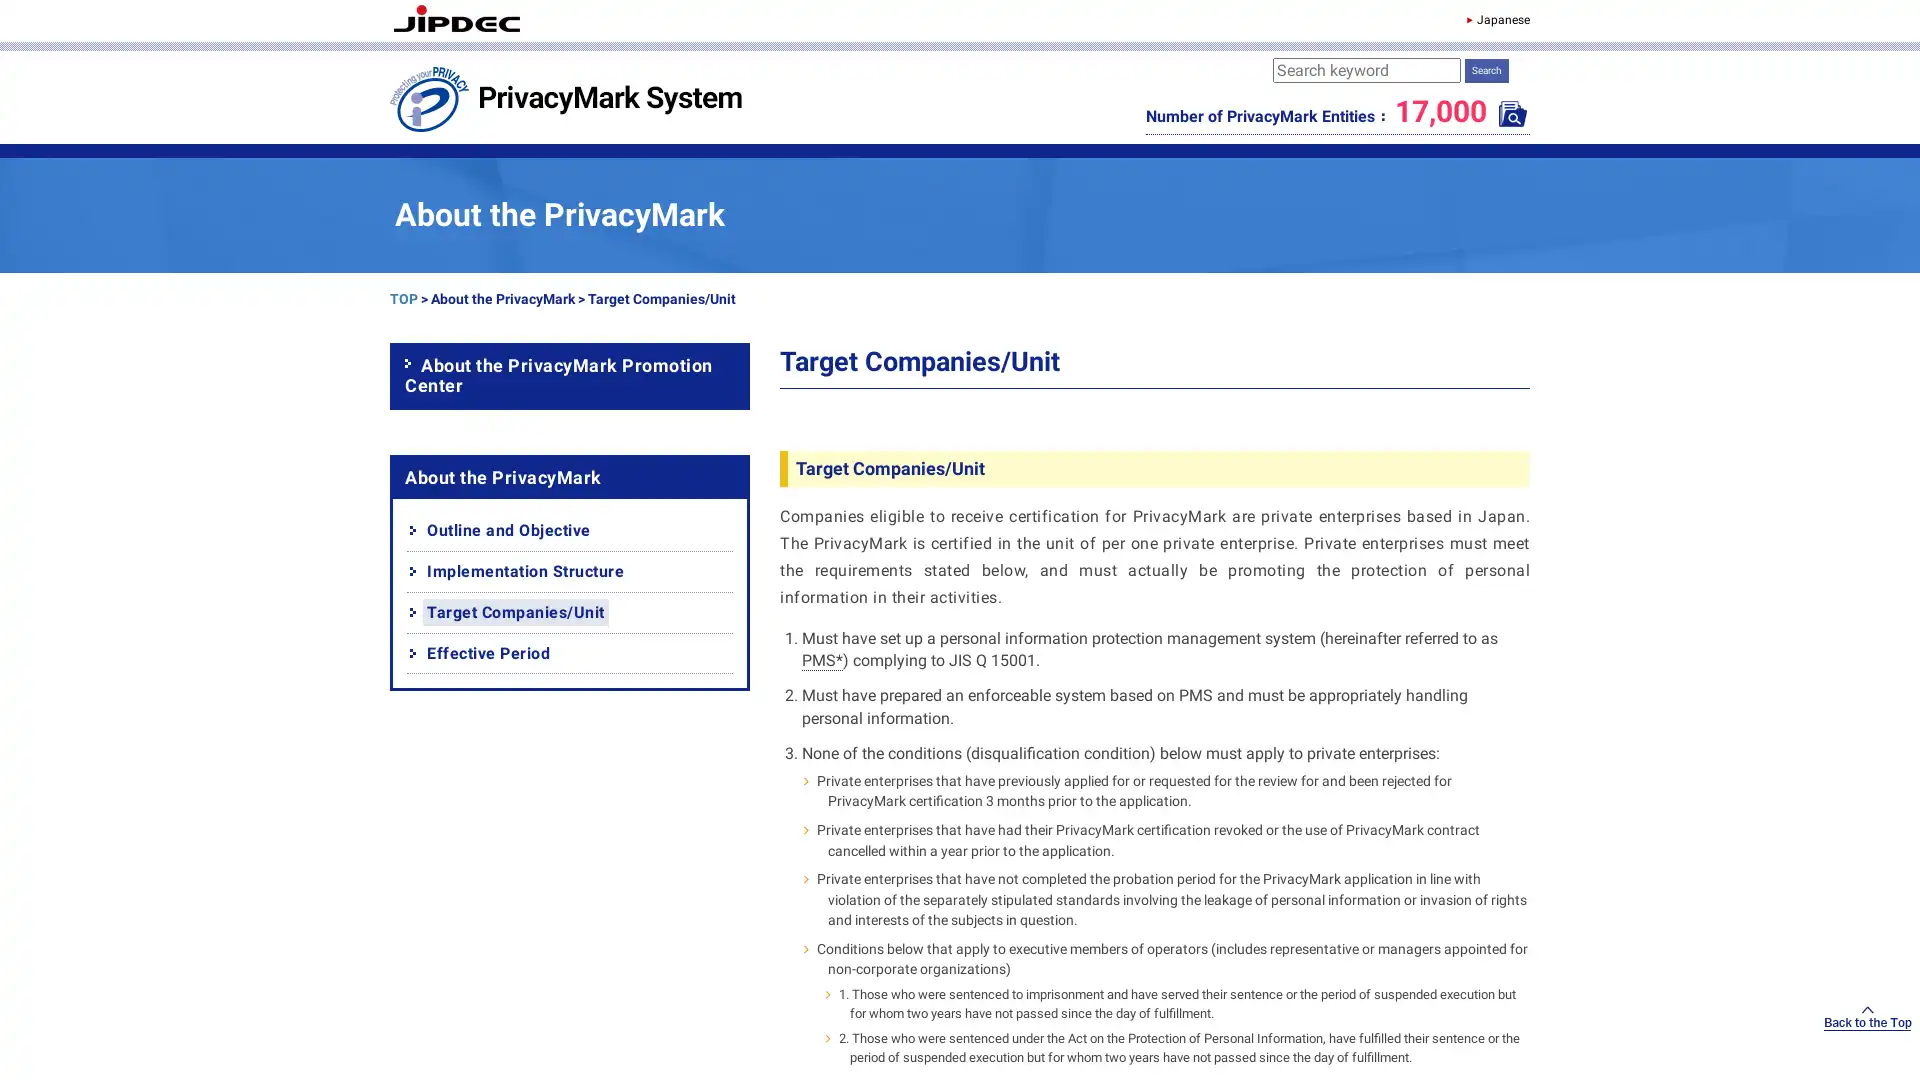 The width and height of the screenshot is (1920, 1080). What do you see at coordinates (1487, 68) in the screenshot?
I see `Search` at bounding box center [1487, 68].